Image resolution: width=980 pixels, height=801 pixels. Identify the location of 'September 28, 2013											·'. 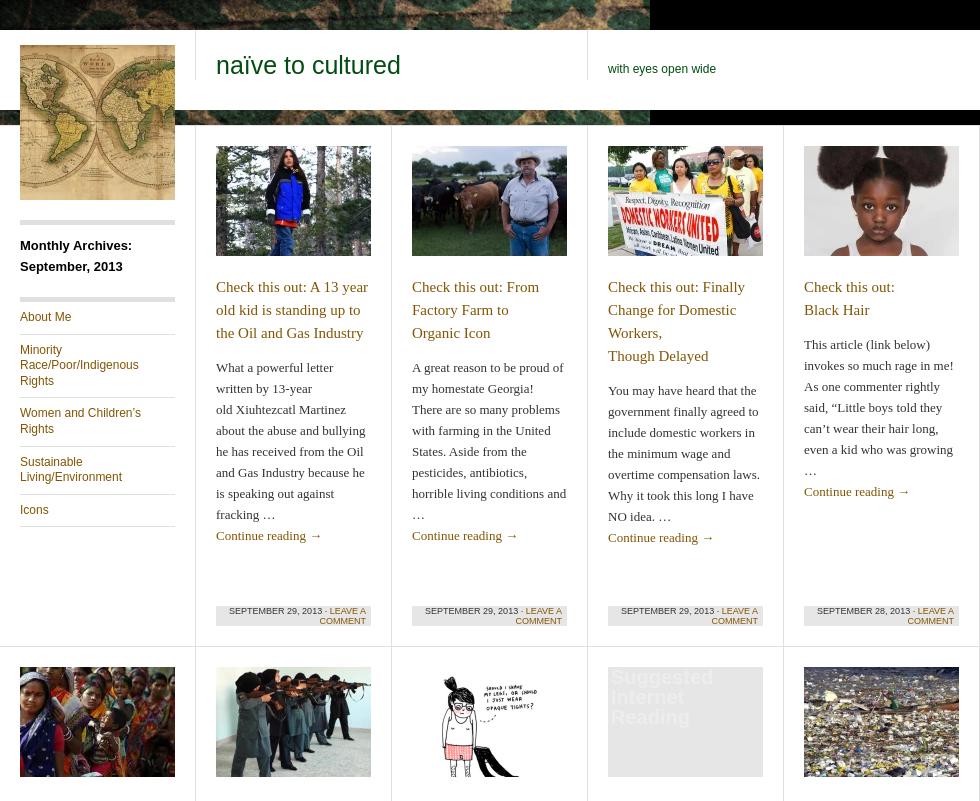
(817, 611).